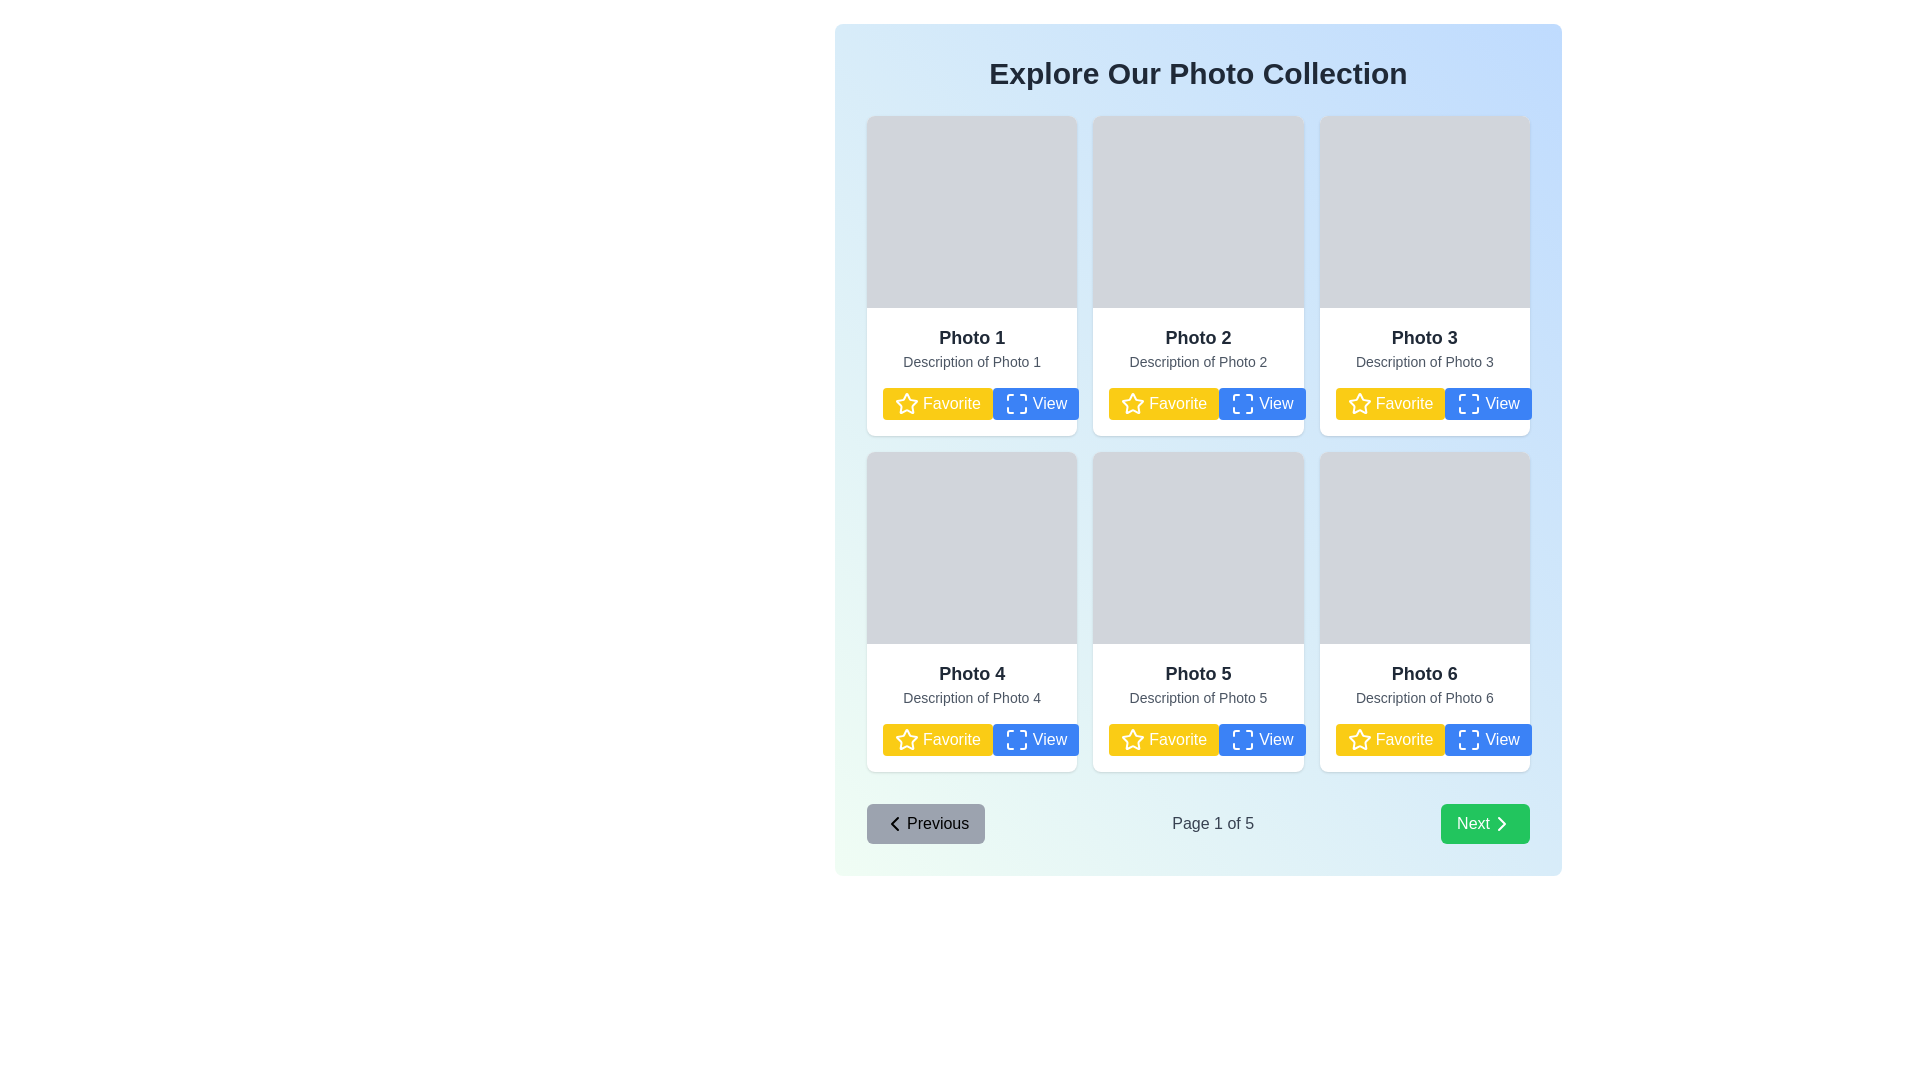 This screenshot has height=1080, width=1920. Describe the element at coordinates (1389, 404) in the screenshot. I see `the 'Favorite' button located in the card for 'Photo 3'` at that location.